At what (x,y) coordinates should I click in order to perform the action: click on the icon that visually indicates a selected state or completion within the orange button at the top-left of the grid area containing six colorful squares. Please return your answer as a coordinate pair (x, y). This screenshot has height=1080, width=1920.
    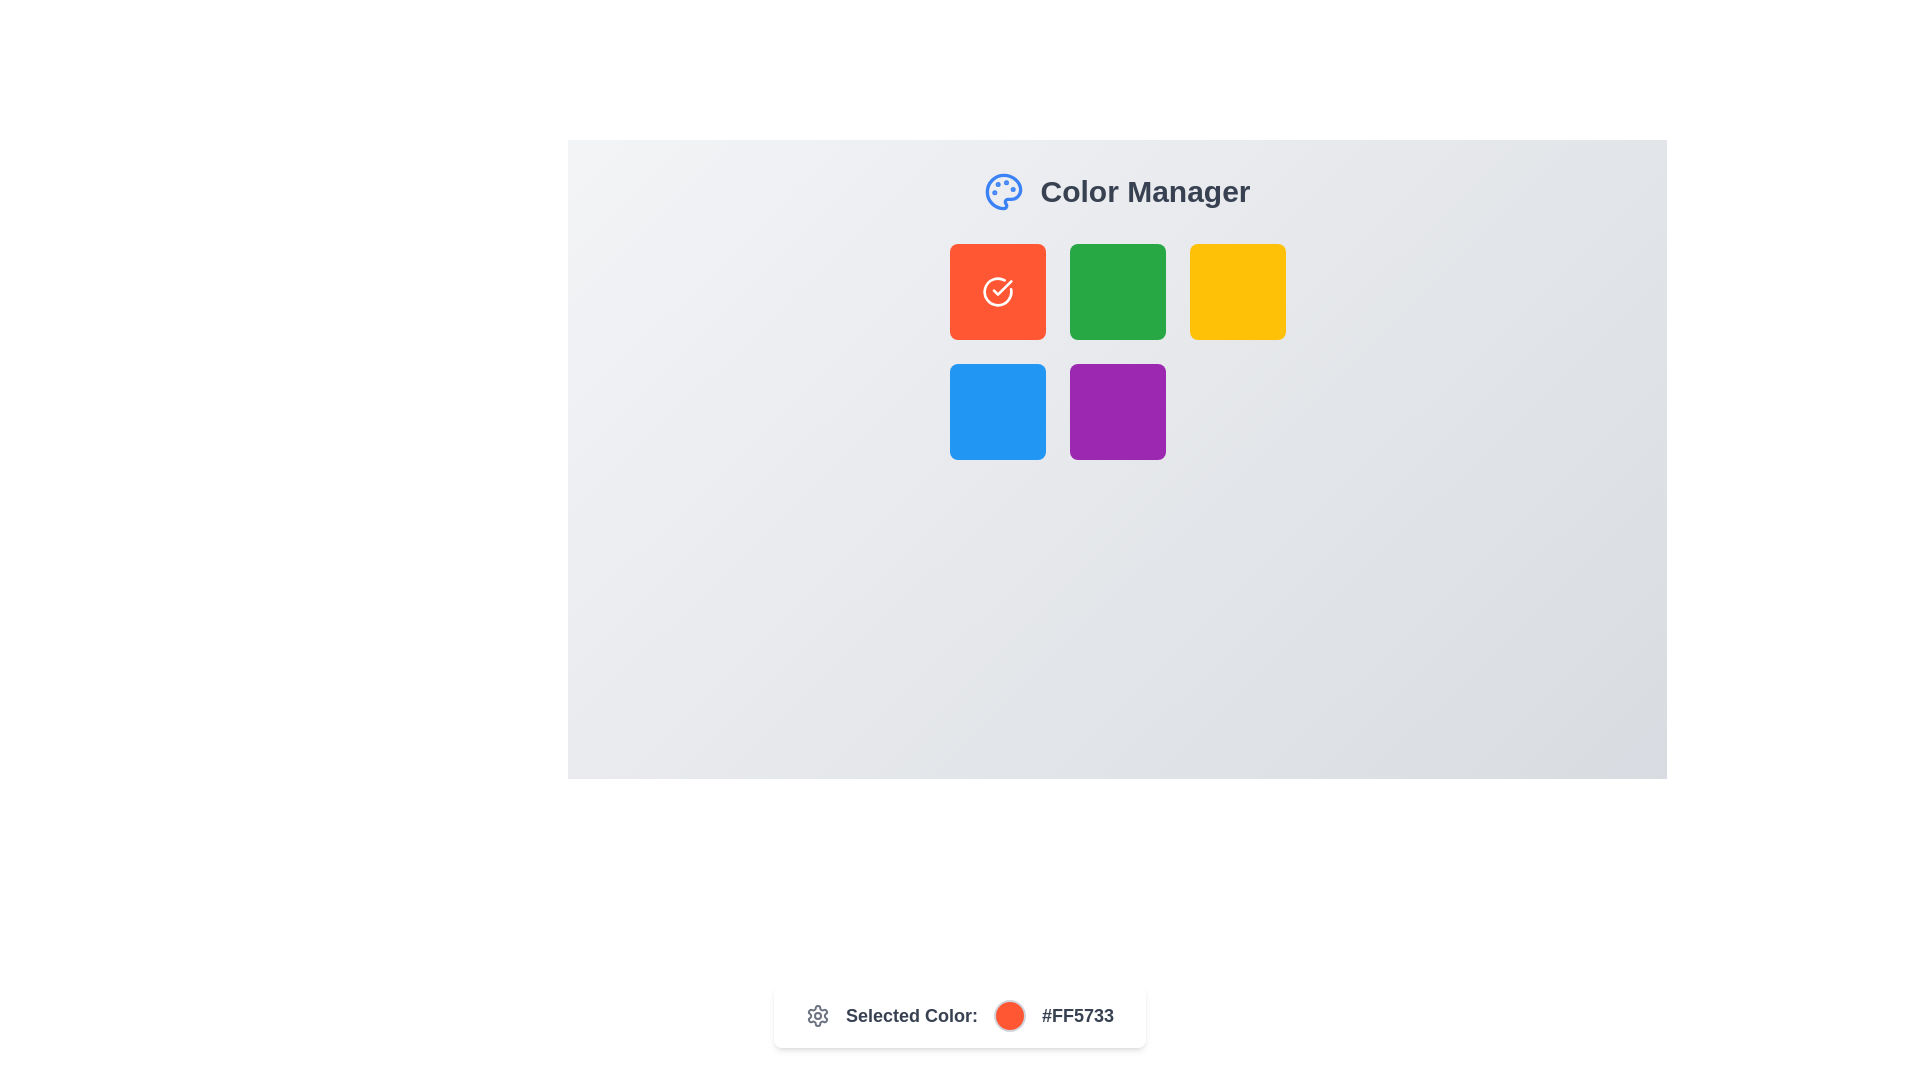
    Looking at the image, I should click on (997, 292).